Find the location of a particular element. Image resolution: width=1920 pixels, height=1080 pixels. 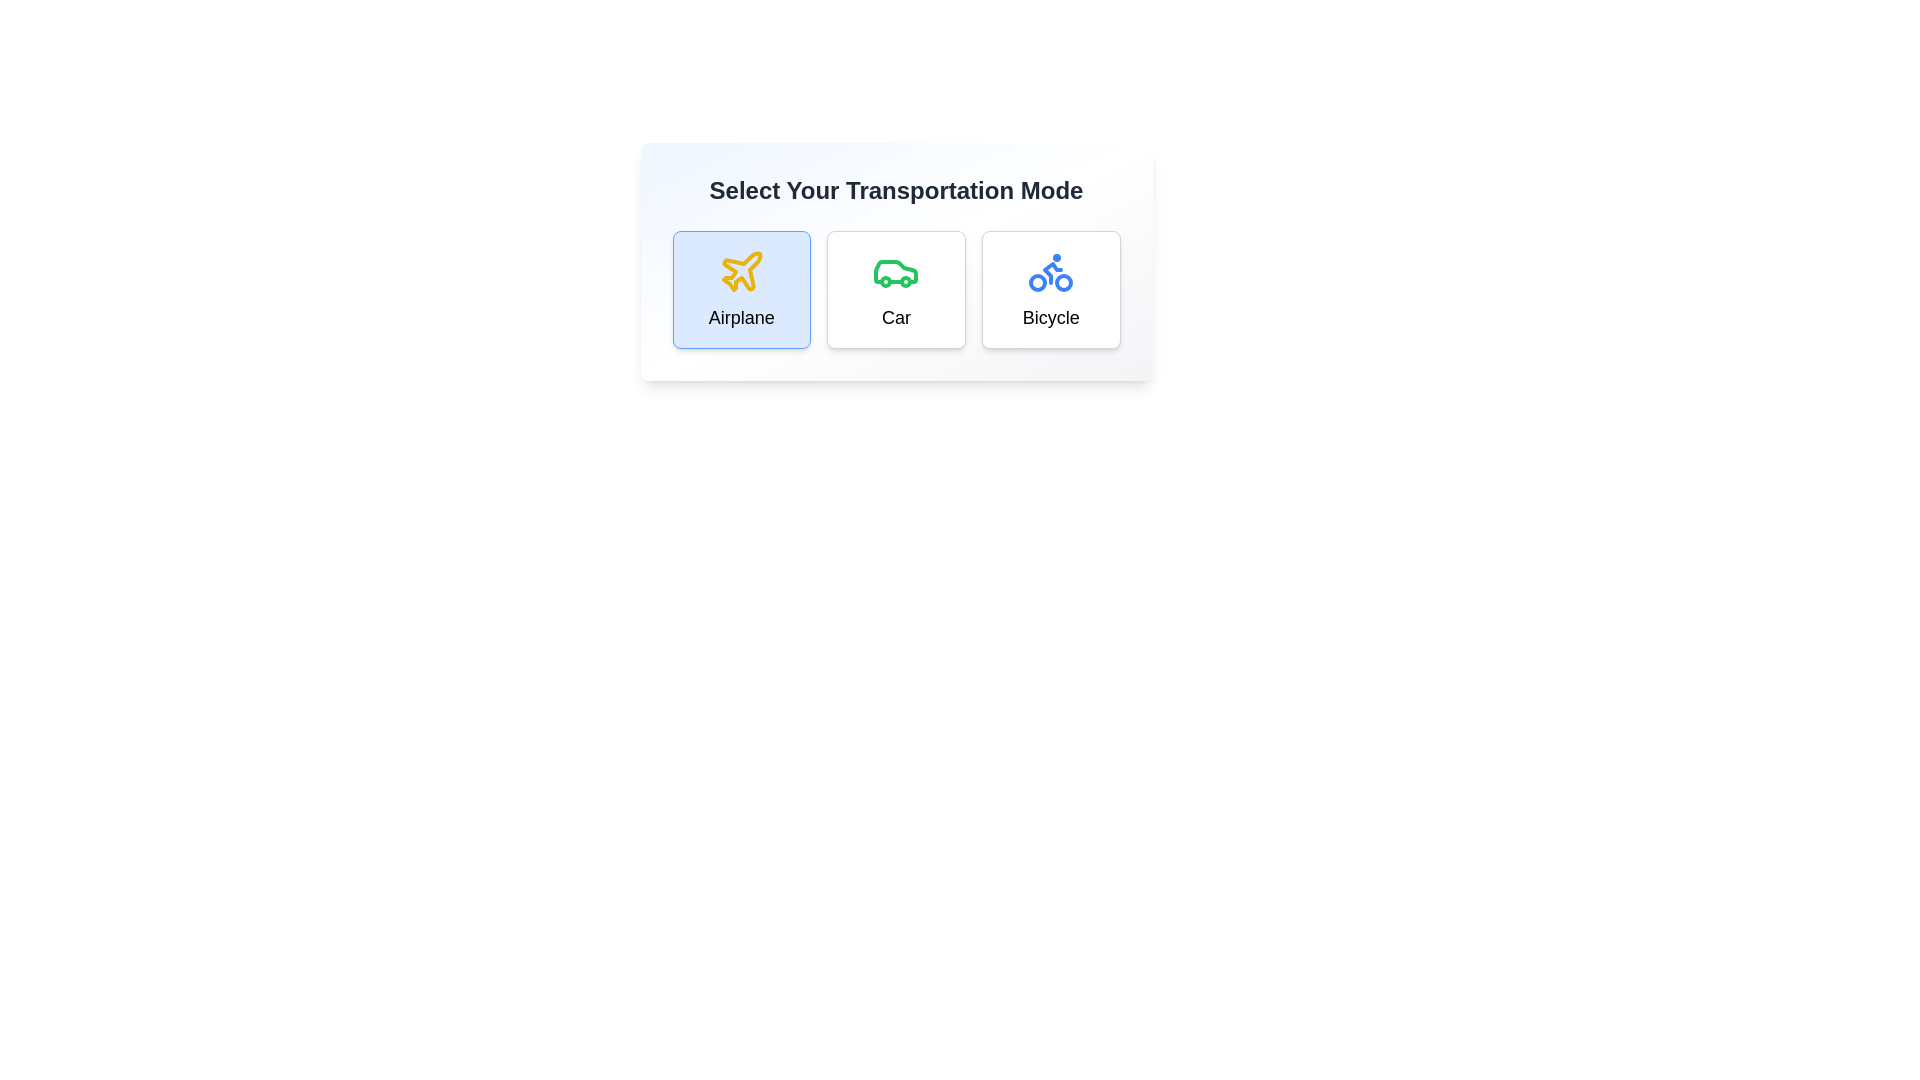

the small circular graphic located at the rear wheel hub of the bicycle icon in the transportation mode options is located at coordinates (1063, 282).